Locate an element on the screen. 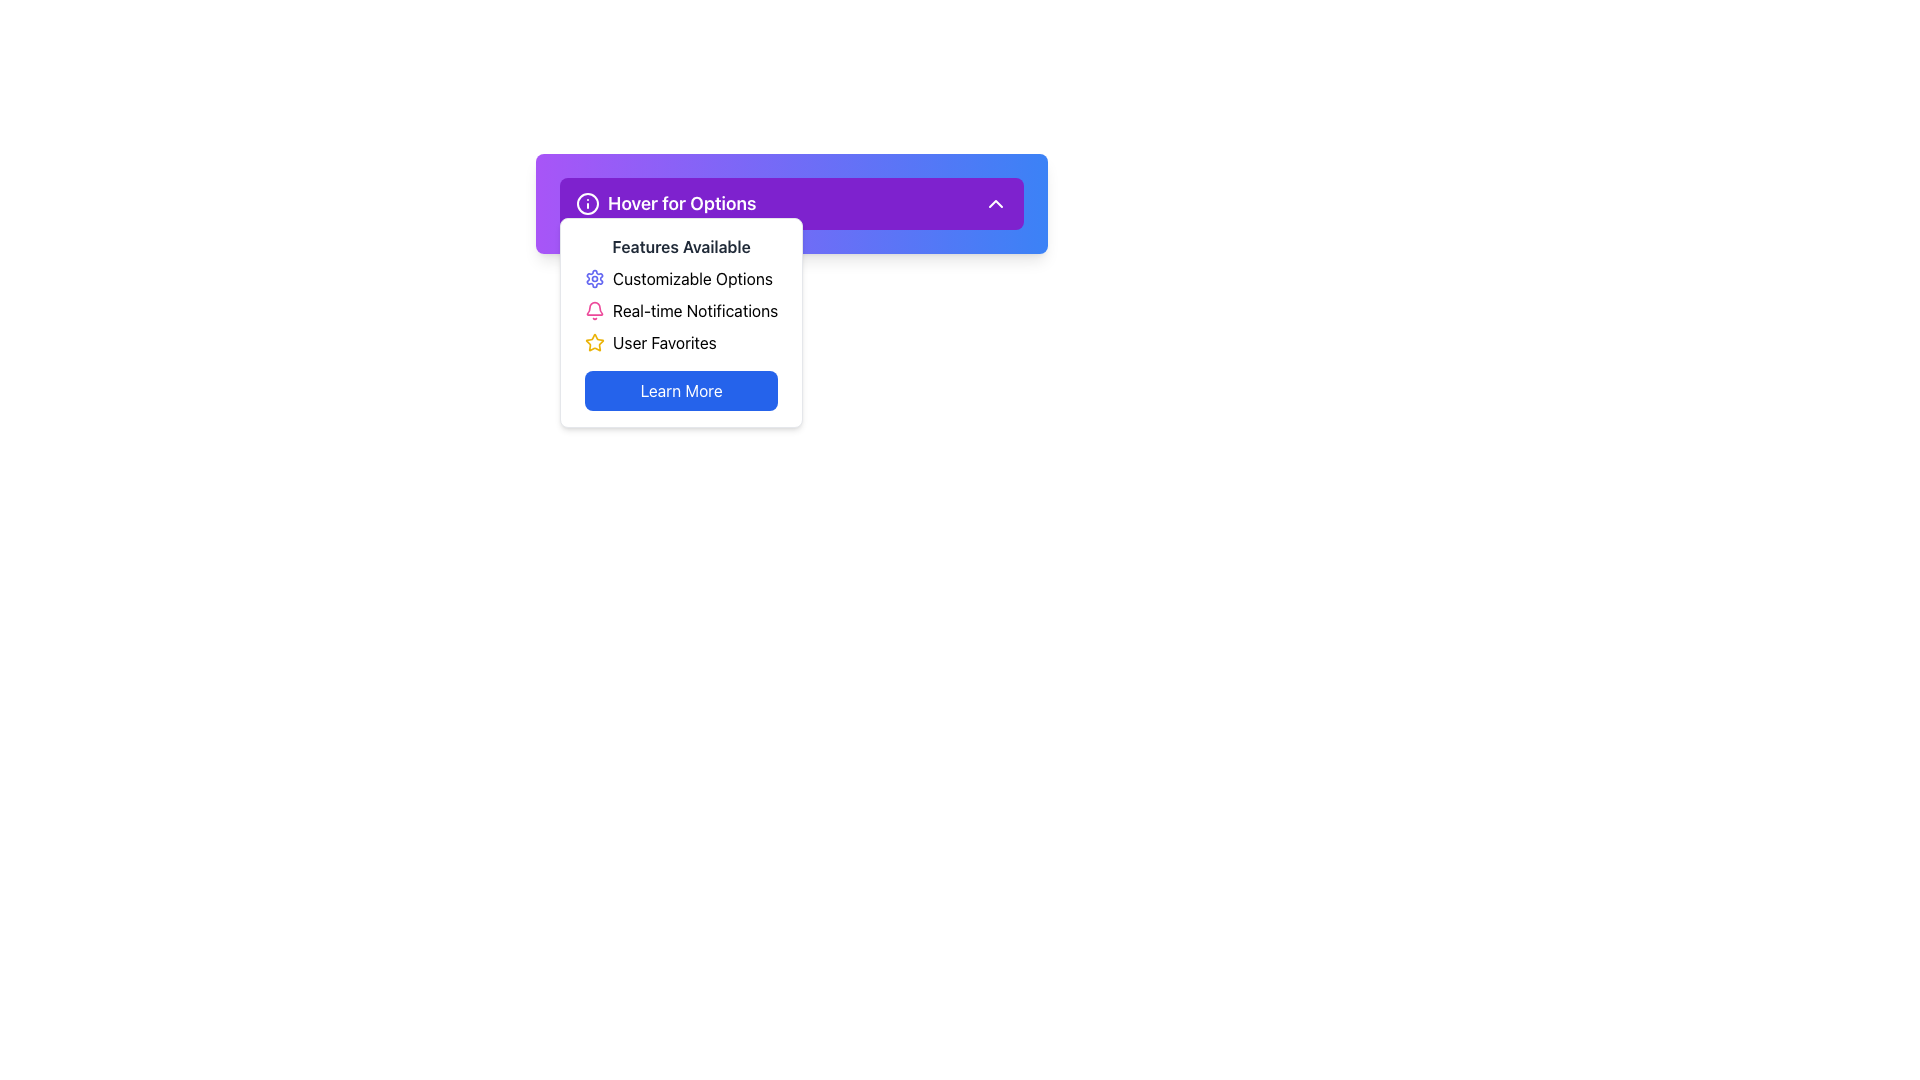  the 'Customizable Options' list item is located at coordinates (681, 278).